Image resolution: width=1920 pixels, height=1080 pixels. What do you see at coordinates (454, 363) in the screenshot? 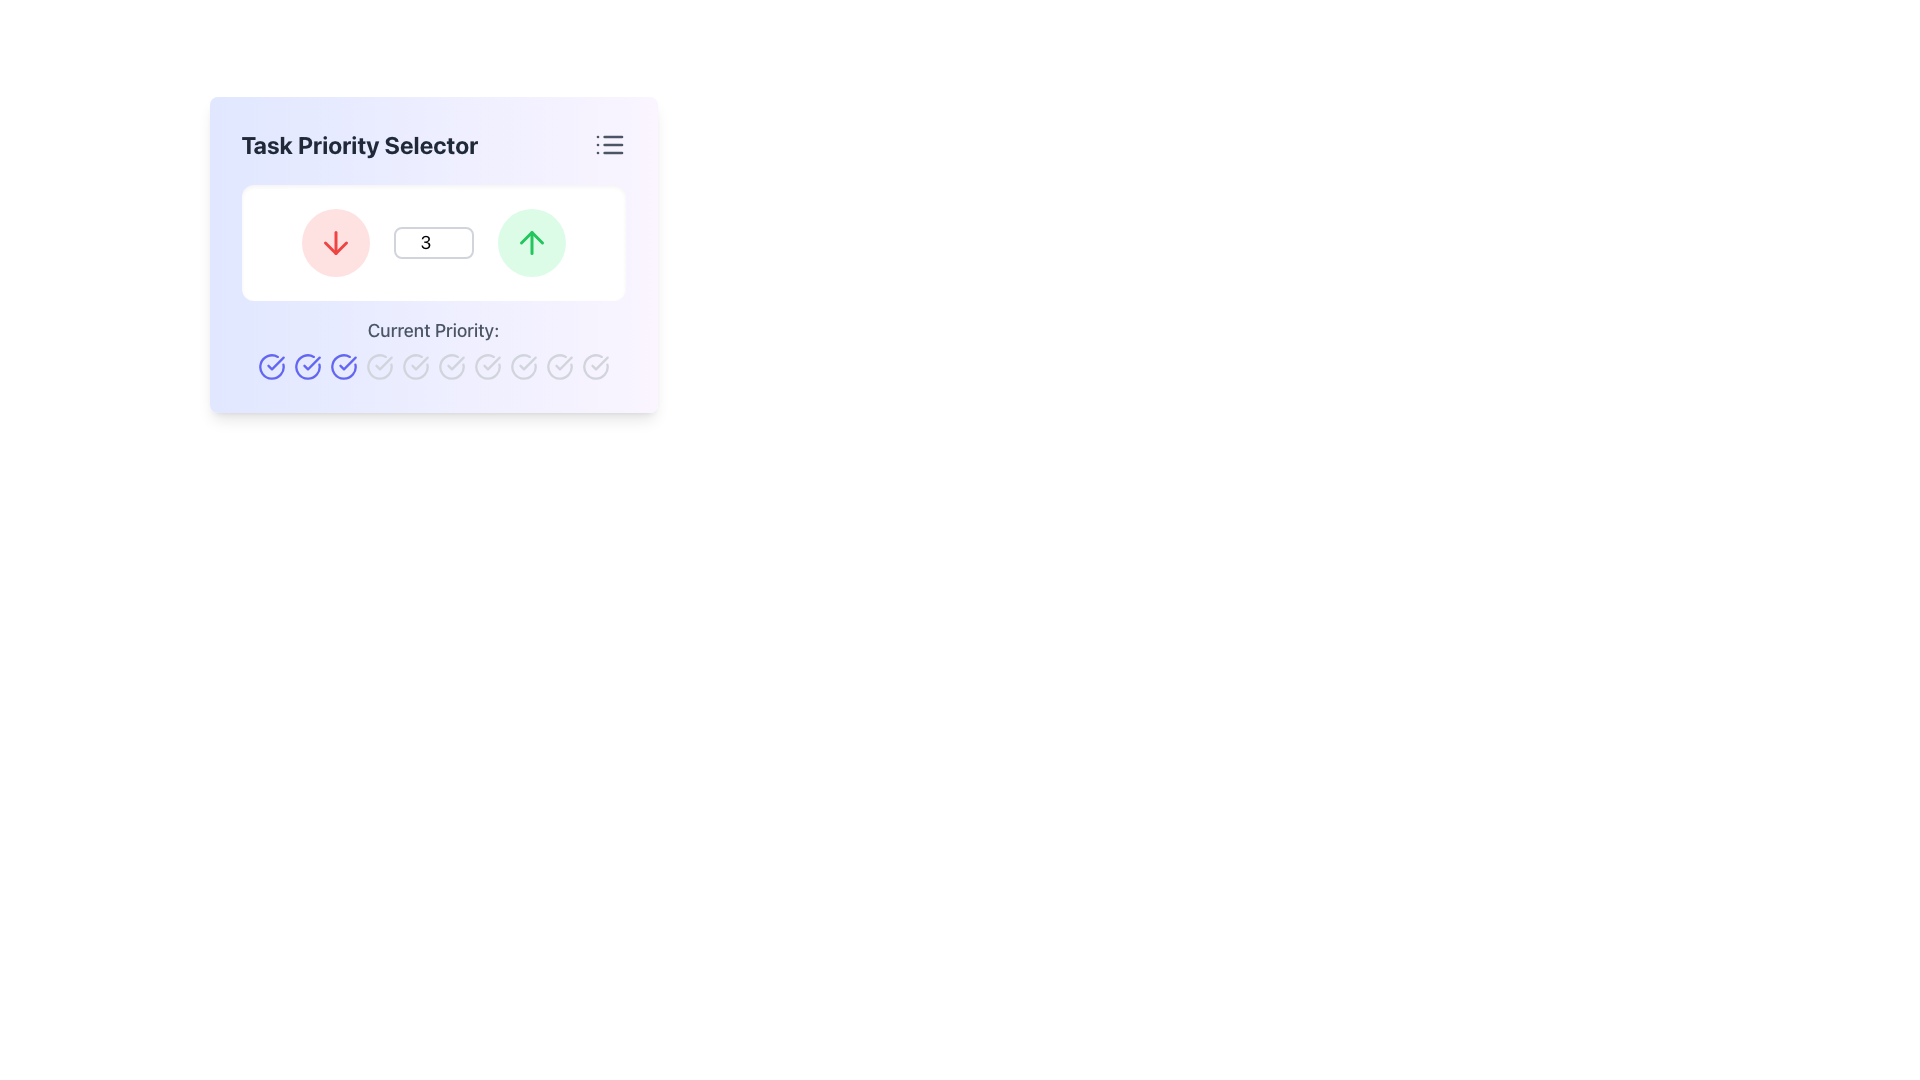
I see `the check mark icon element` at bounding box center [454, 363].